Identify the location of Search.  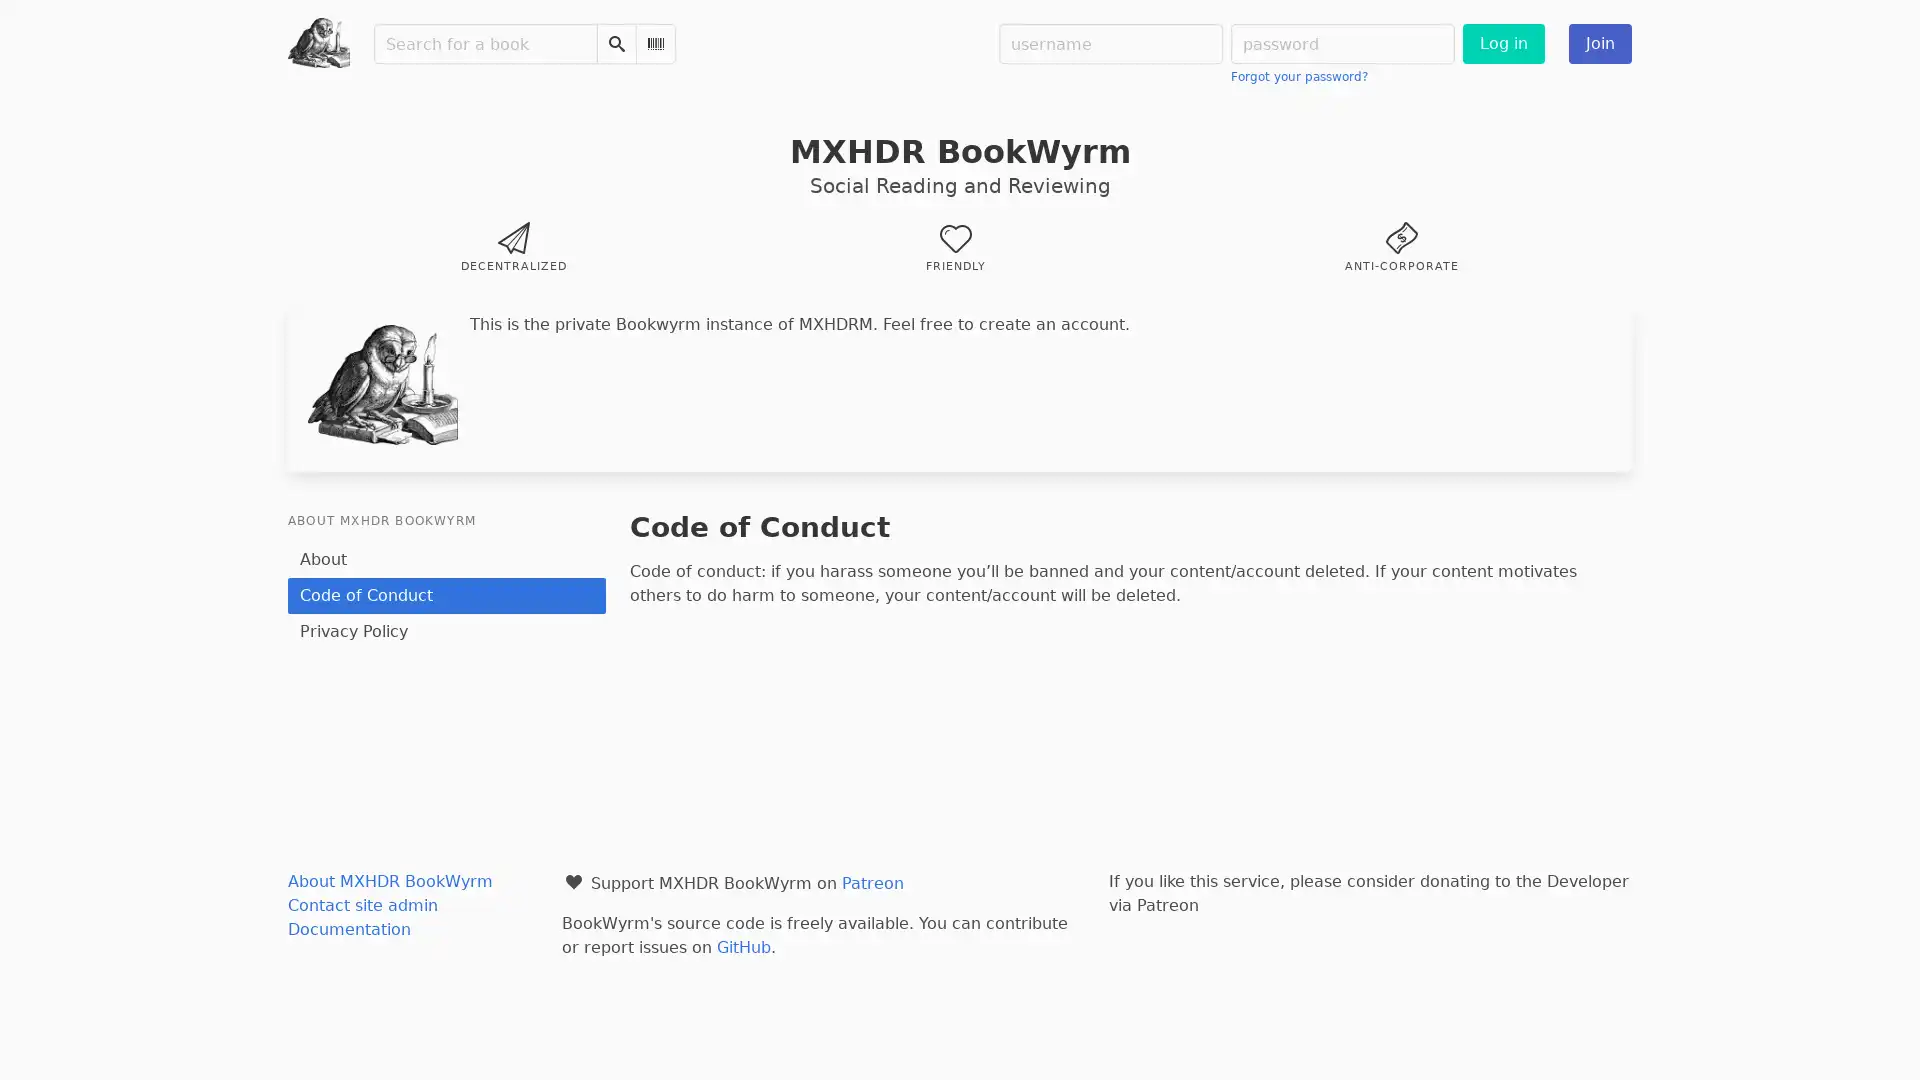
(616, 43).